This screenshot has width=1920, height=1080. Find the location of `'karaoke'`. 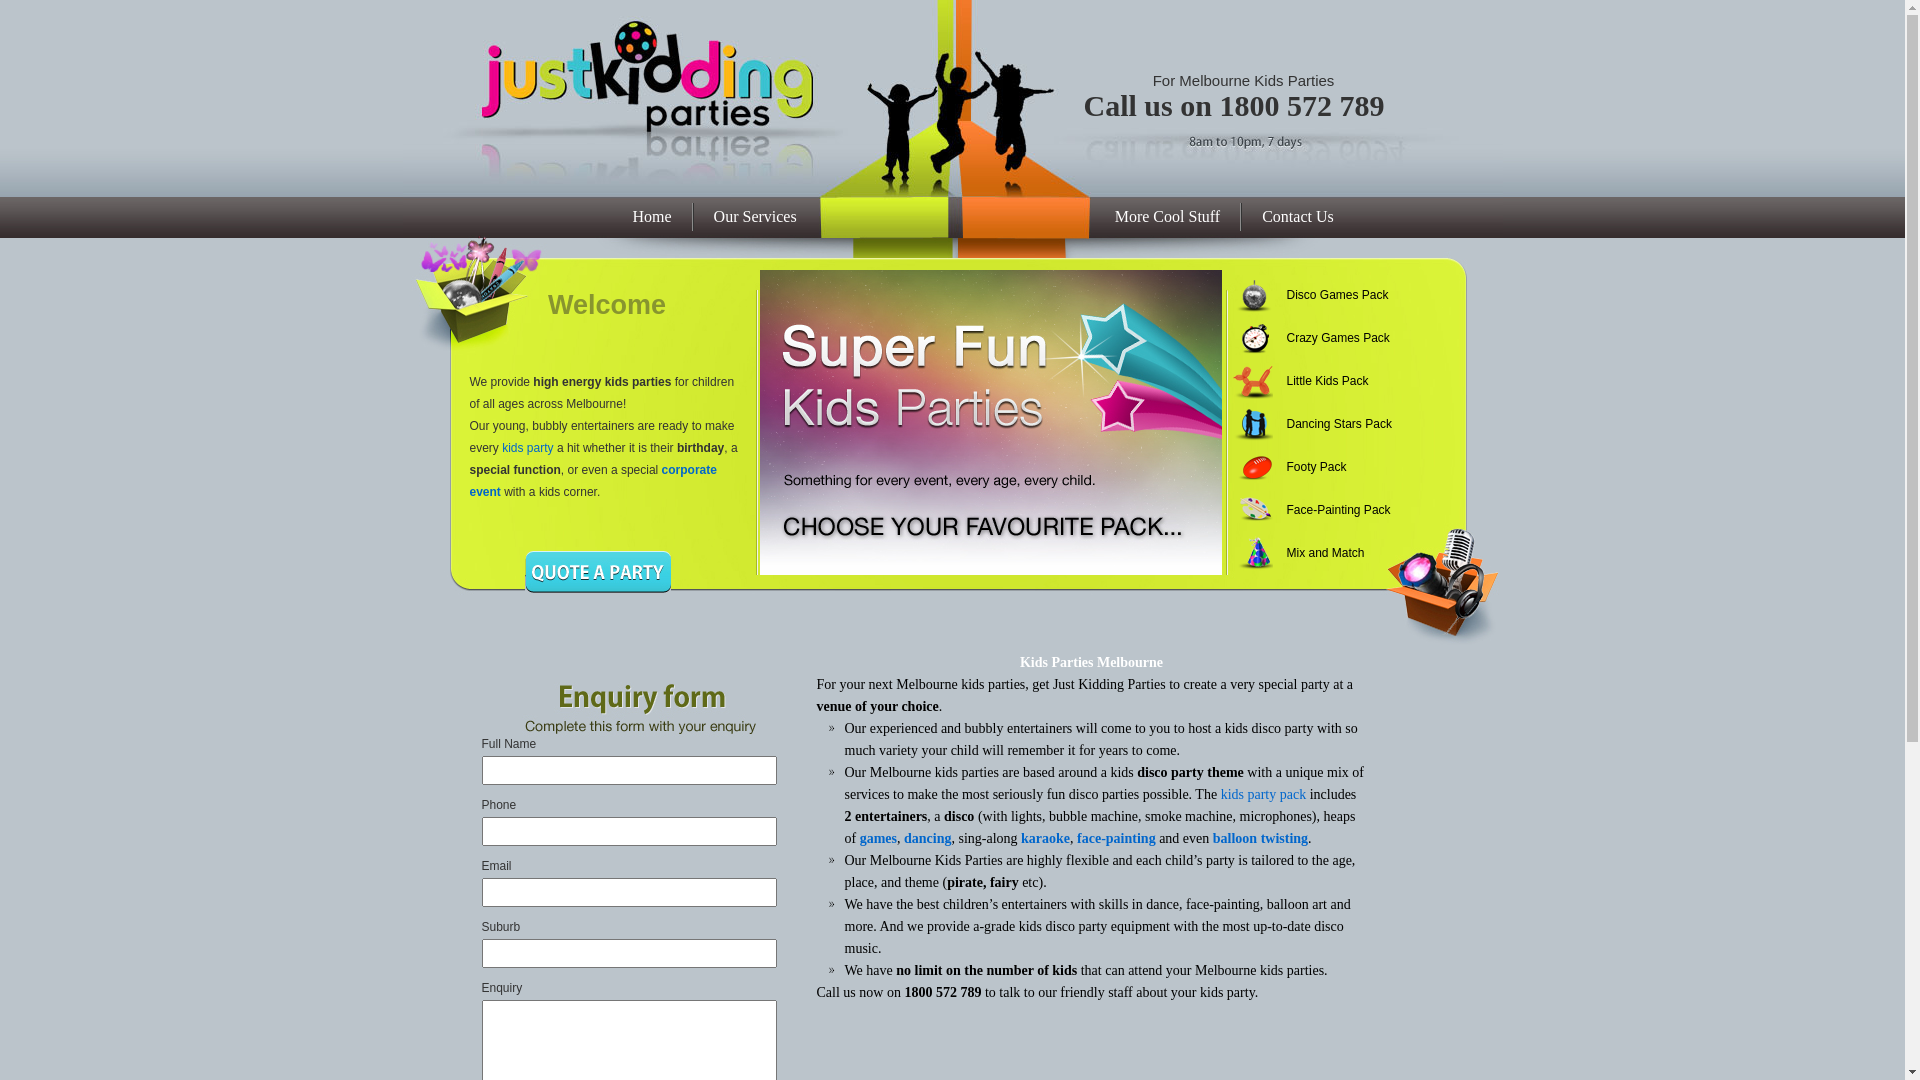

'karaoke' is located at coordinates (1044, 838).